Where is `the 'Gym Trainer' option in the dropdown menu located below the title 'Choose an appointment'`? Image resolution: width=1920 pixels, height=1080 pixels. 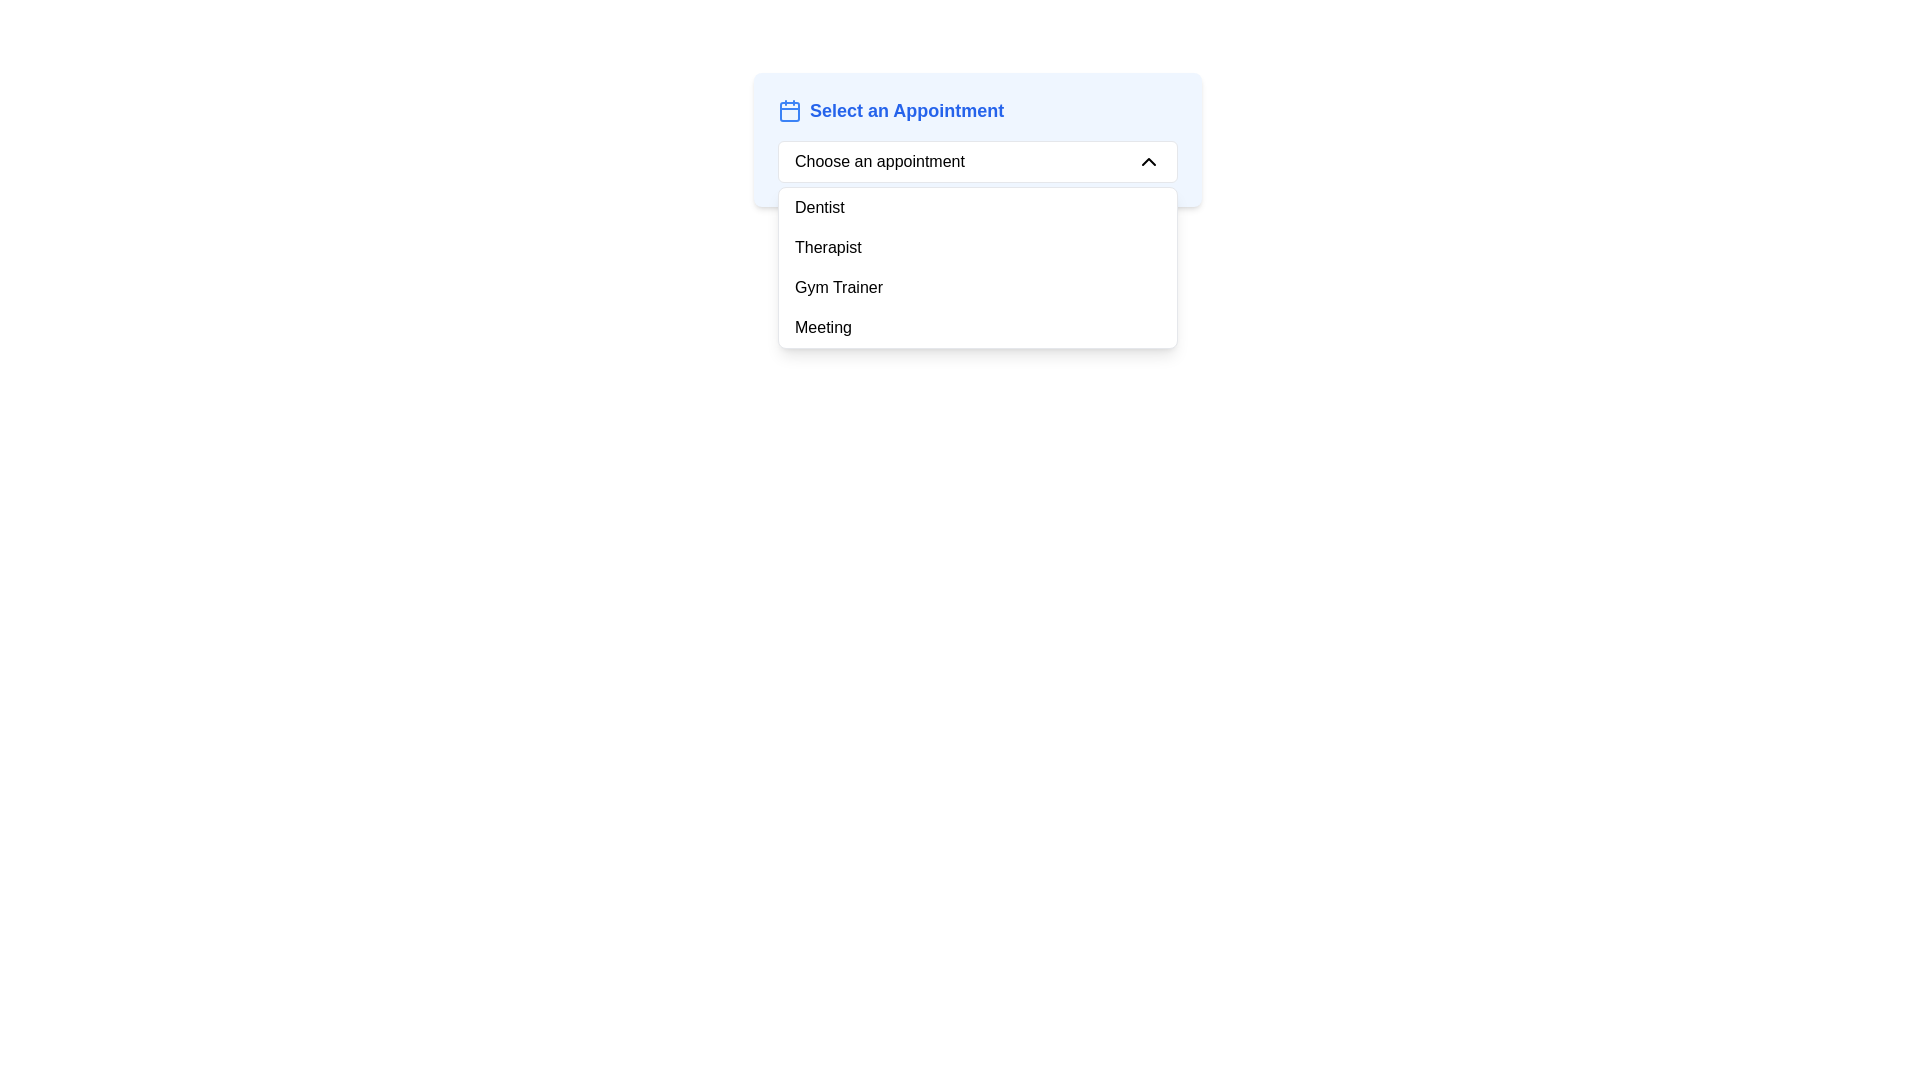
the 'Gym Trainer' option in the dropdown menu located below the title 'Choose an appointment' is located at coordinates (978, 288).